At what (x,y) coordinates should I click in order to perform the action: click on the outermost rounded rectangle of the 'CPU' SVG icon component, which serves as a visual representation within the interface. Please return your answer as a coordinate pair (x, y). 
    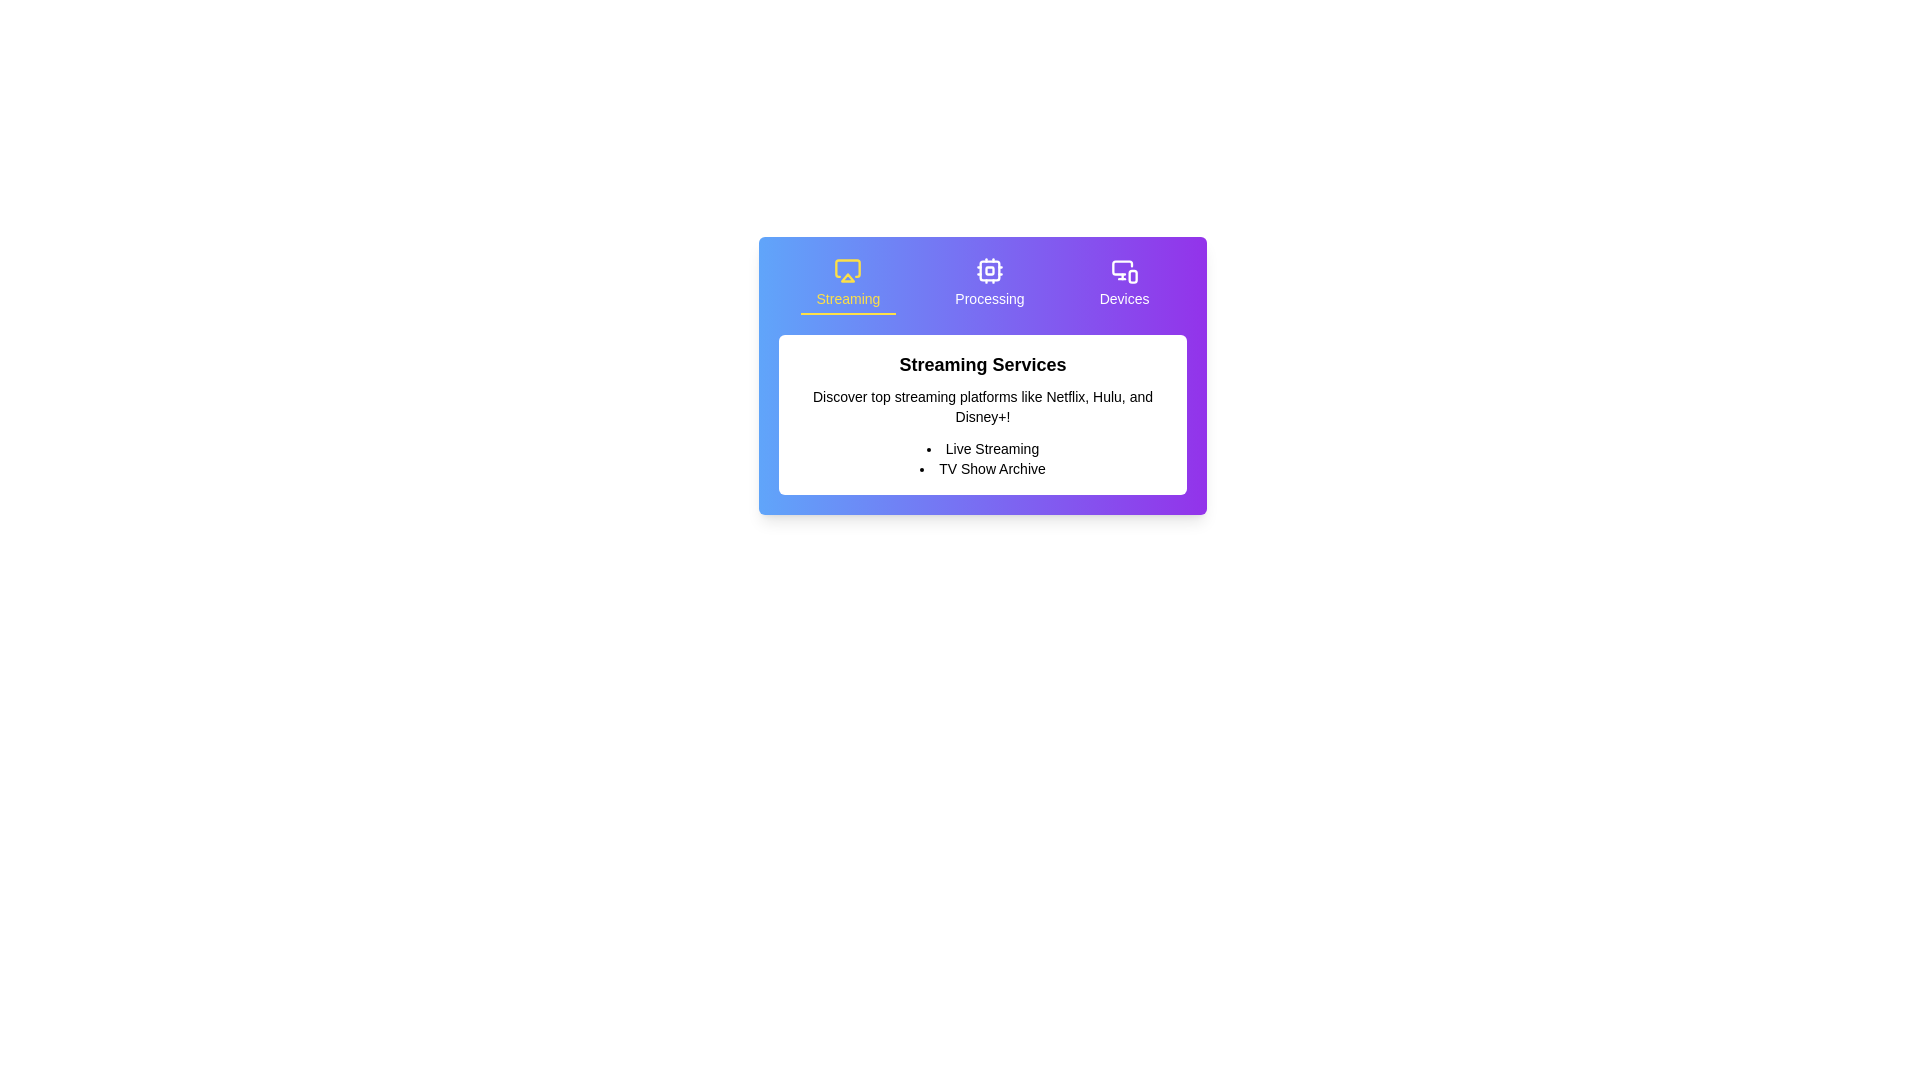
    Looking at the image, I should click on (989, 270).